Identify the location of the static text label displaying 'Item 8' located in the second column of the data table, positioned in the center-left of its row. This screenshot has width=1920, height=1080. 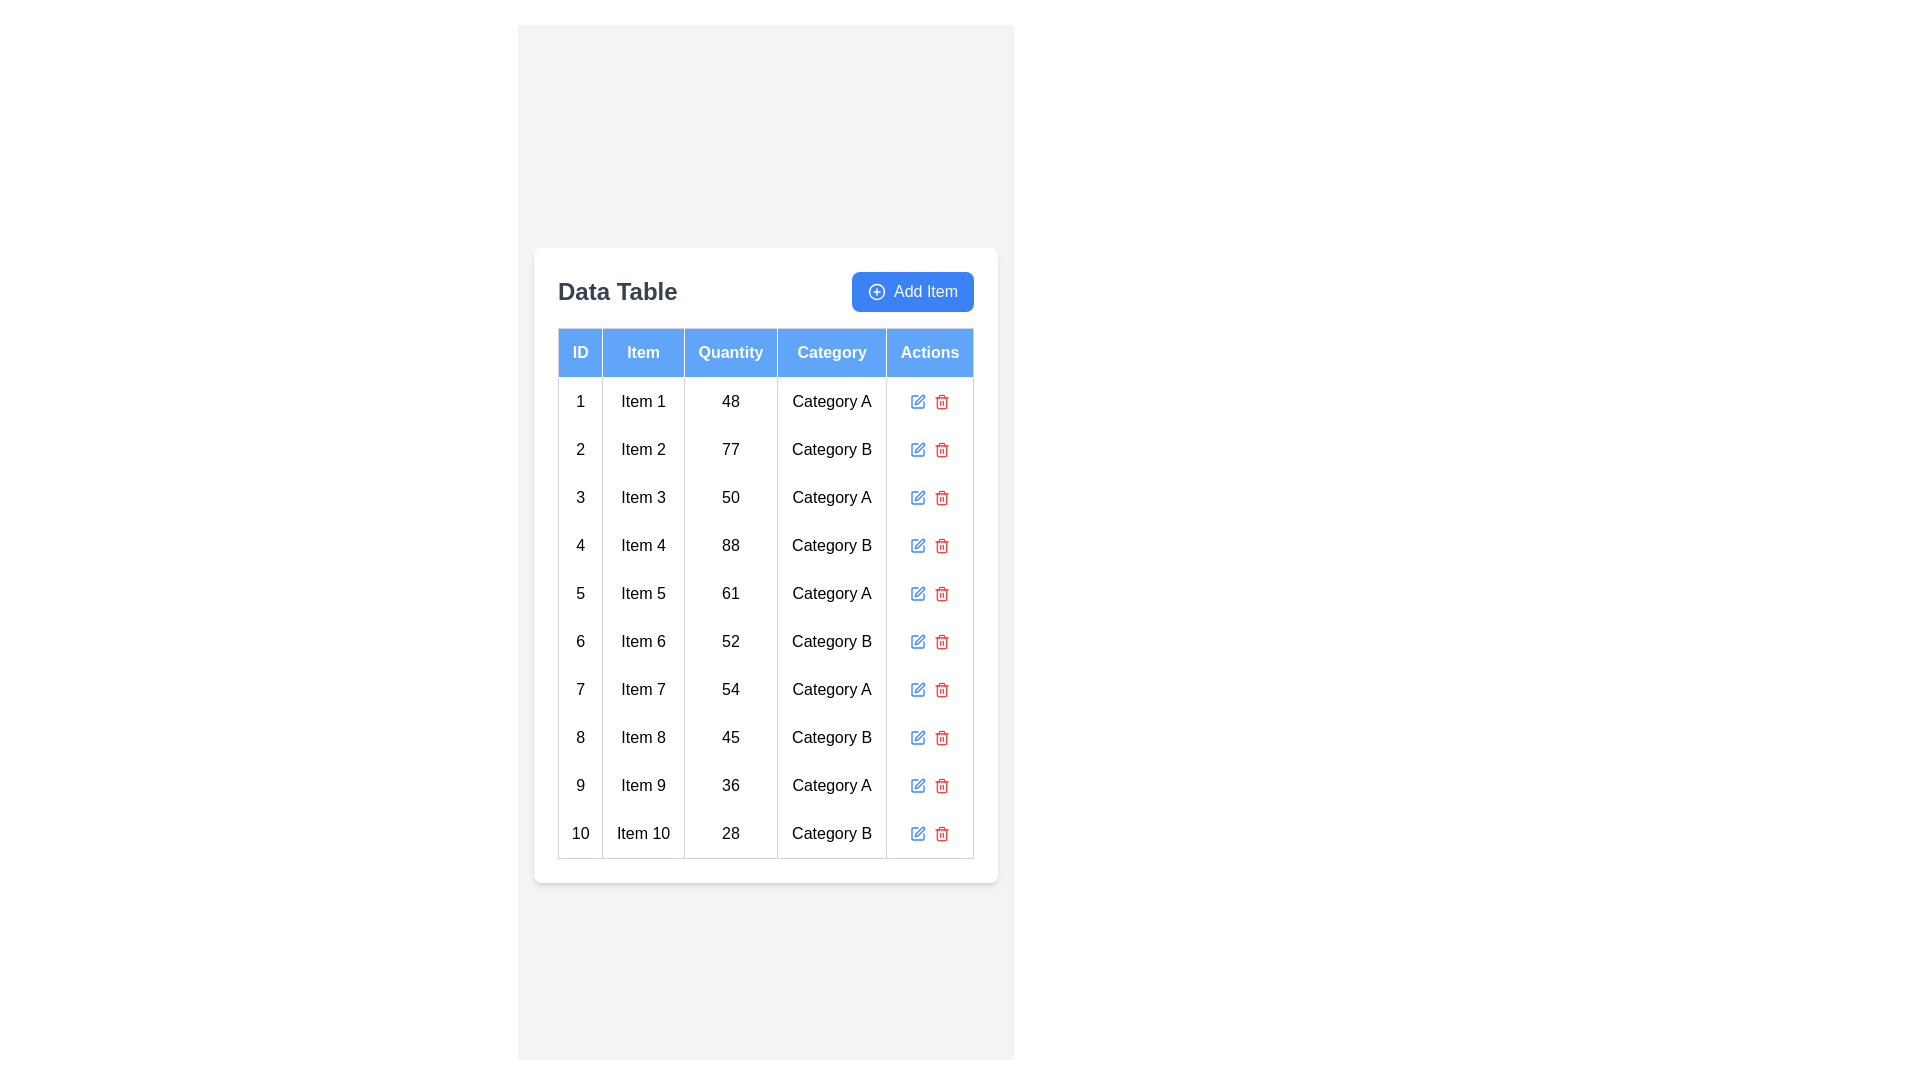
(643, 737).